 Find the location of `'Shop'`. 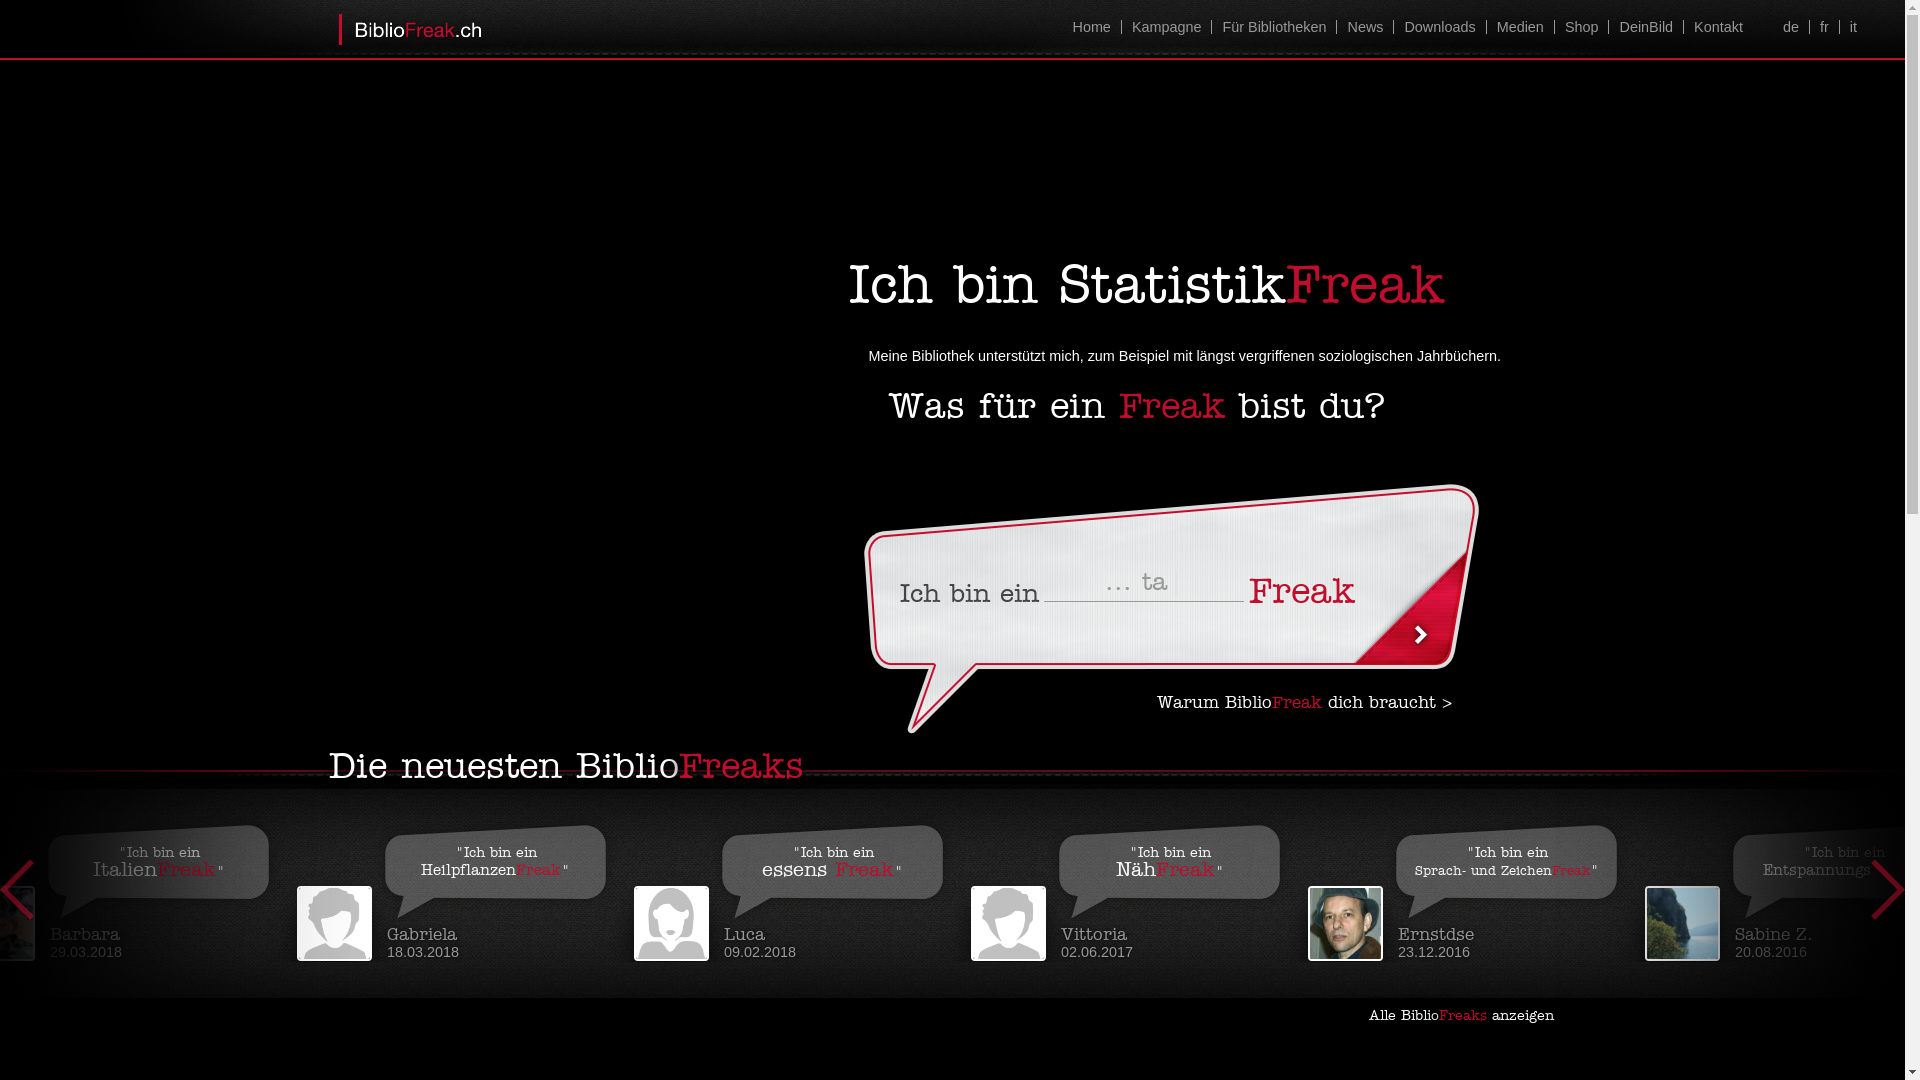

'Shop' is located at coordinates (1580, 27).